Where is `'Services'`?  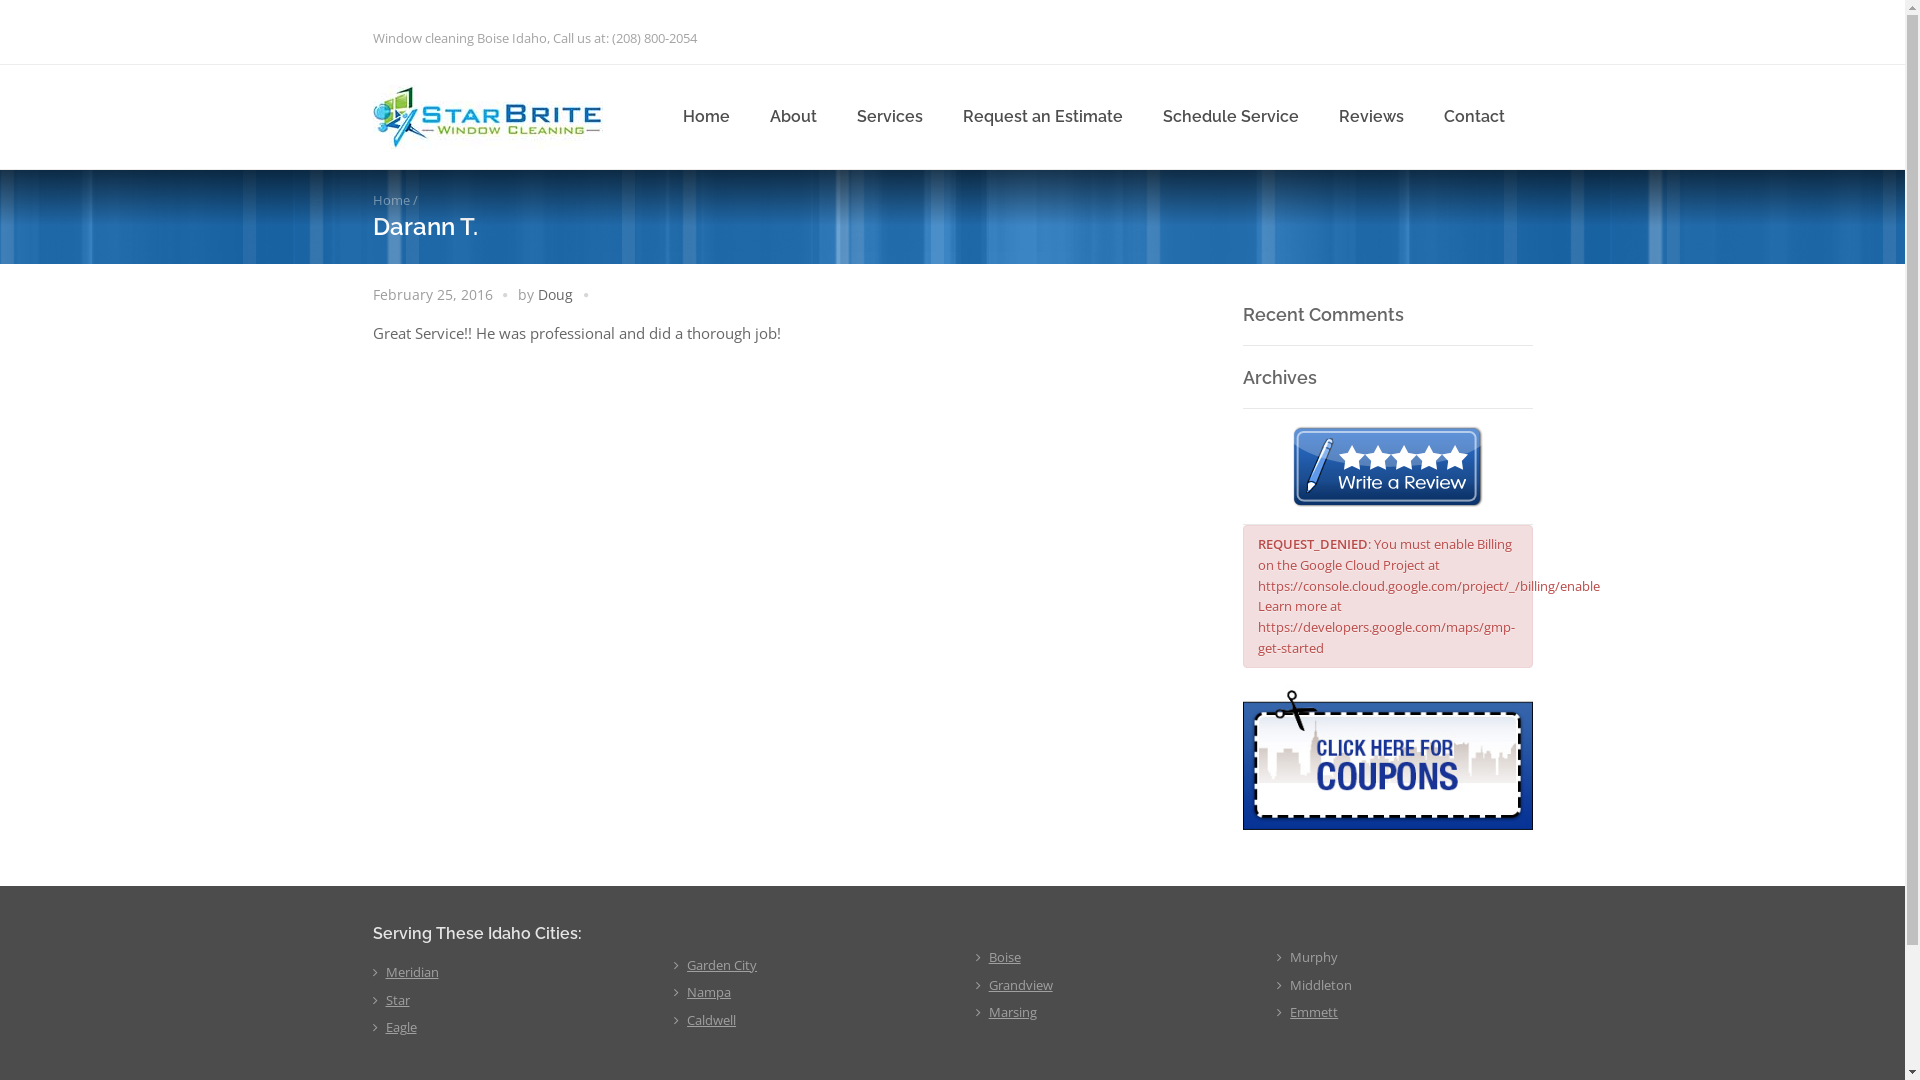
'Services' is located at coordinates (887, 116).